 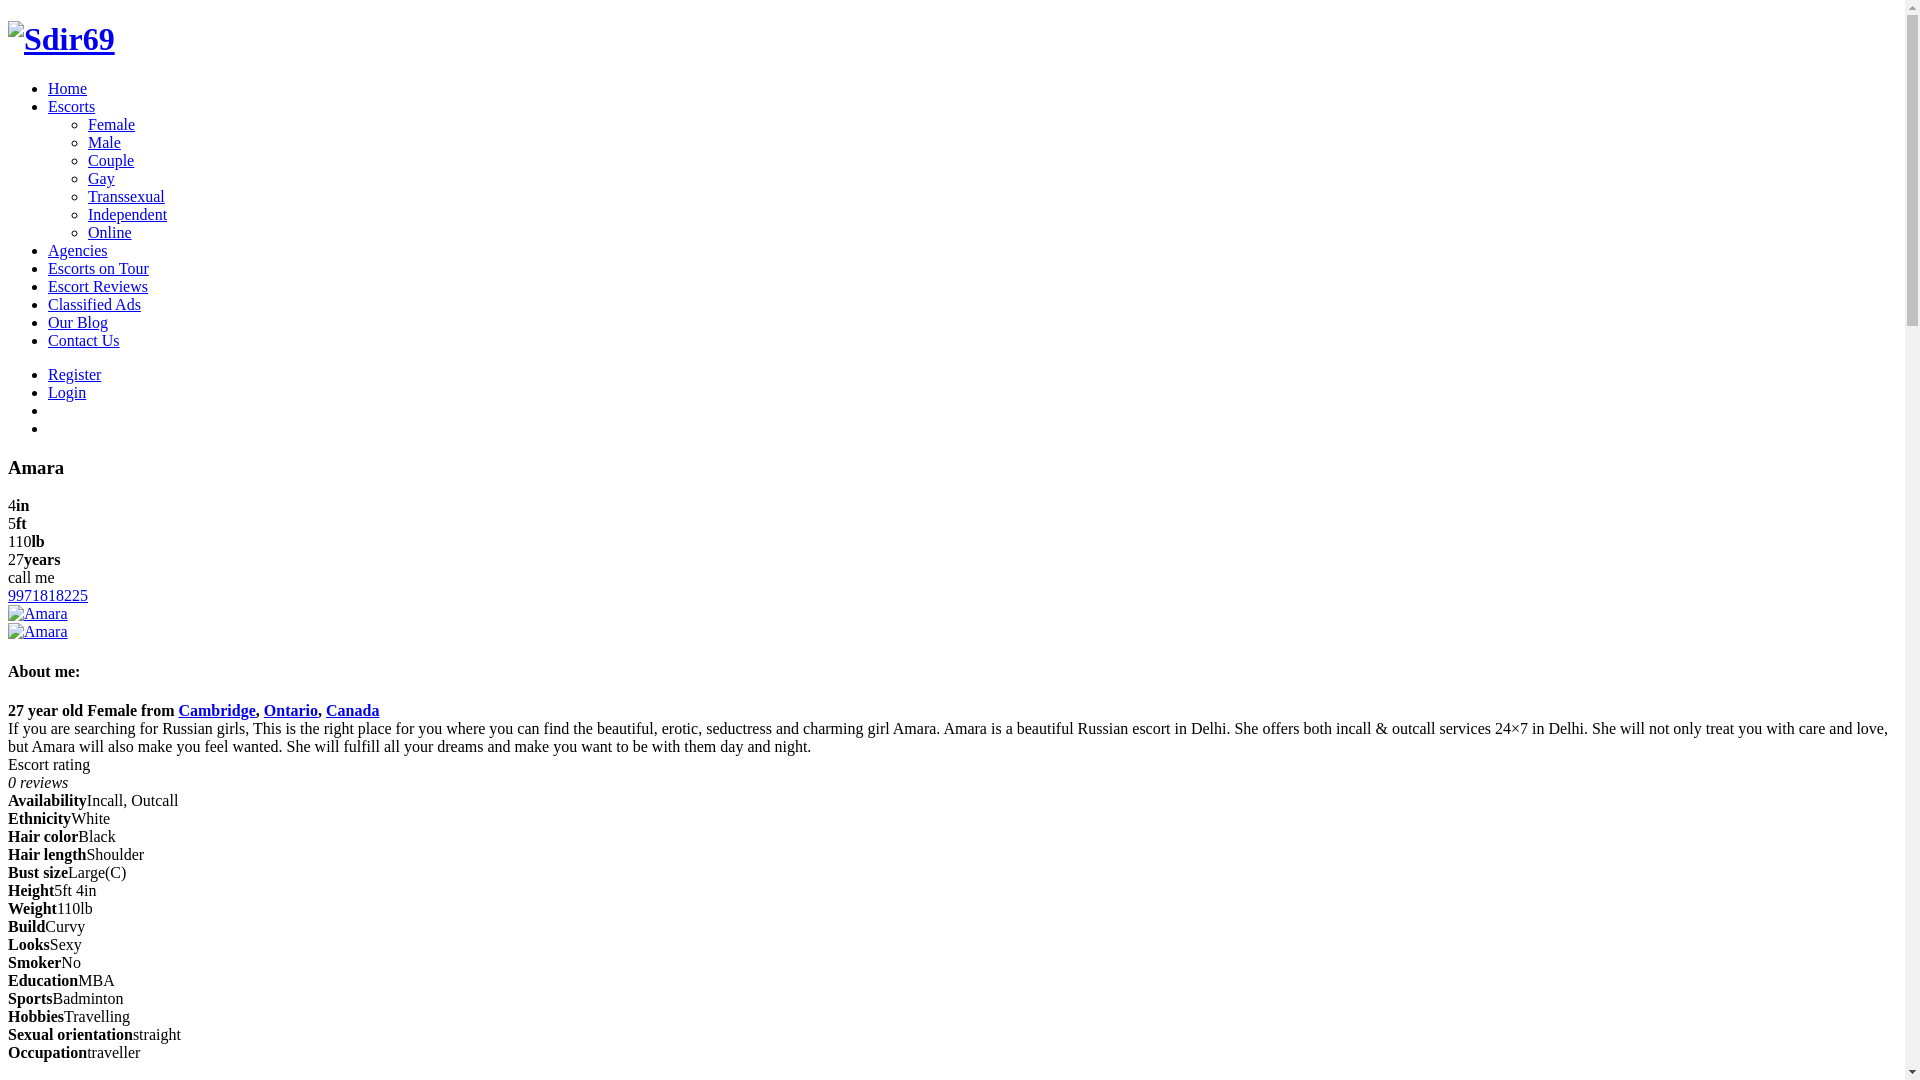 What do you see at coordinates (86, 231) in the screenshot?
I see `'Online'` at bounding box center [86, 231].